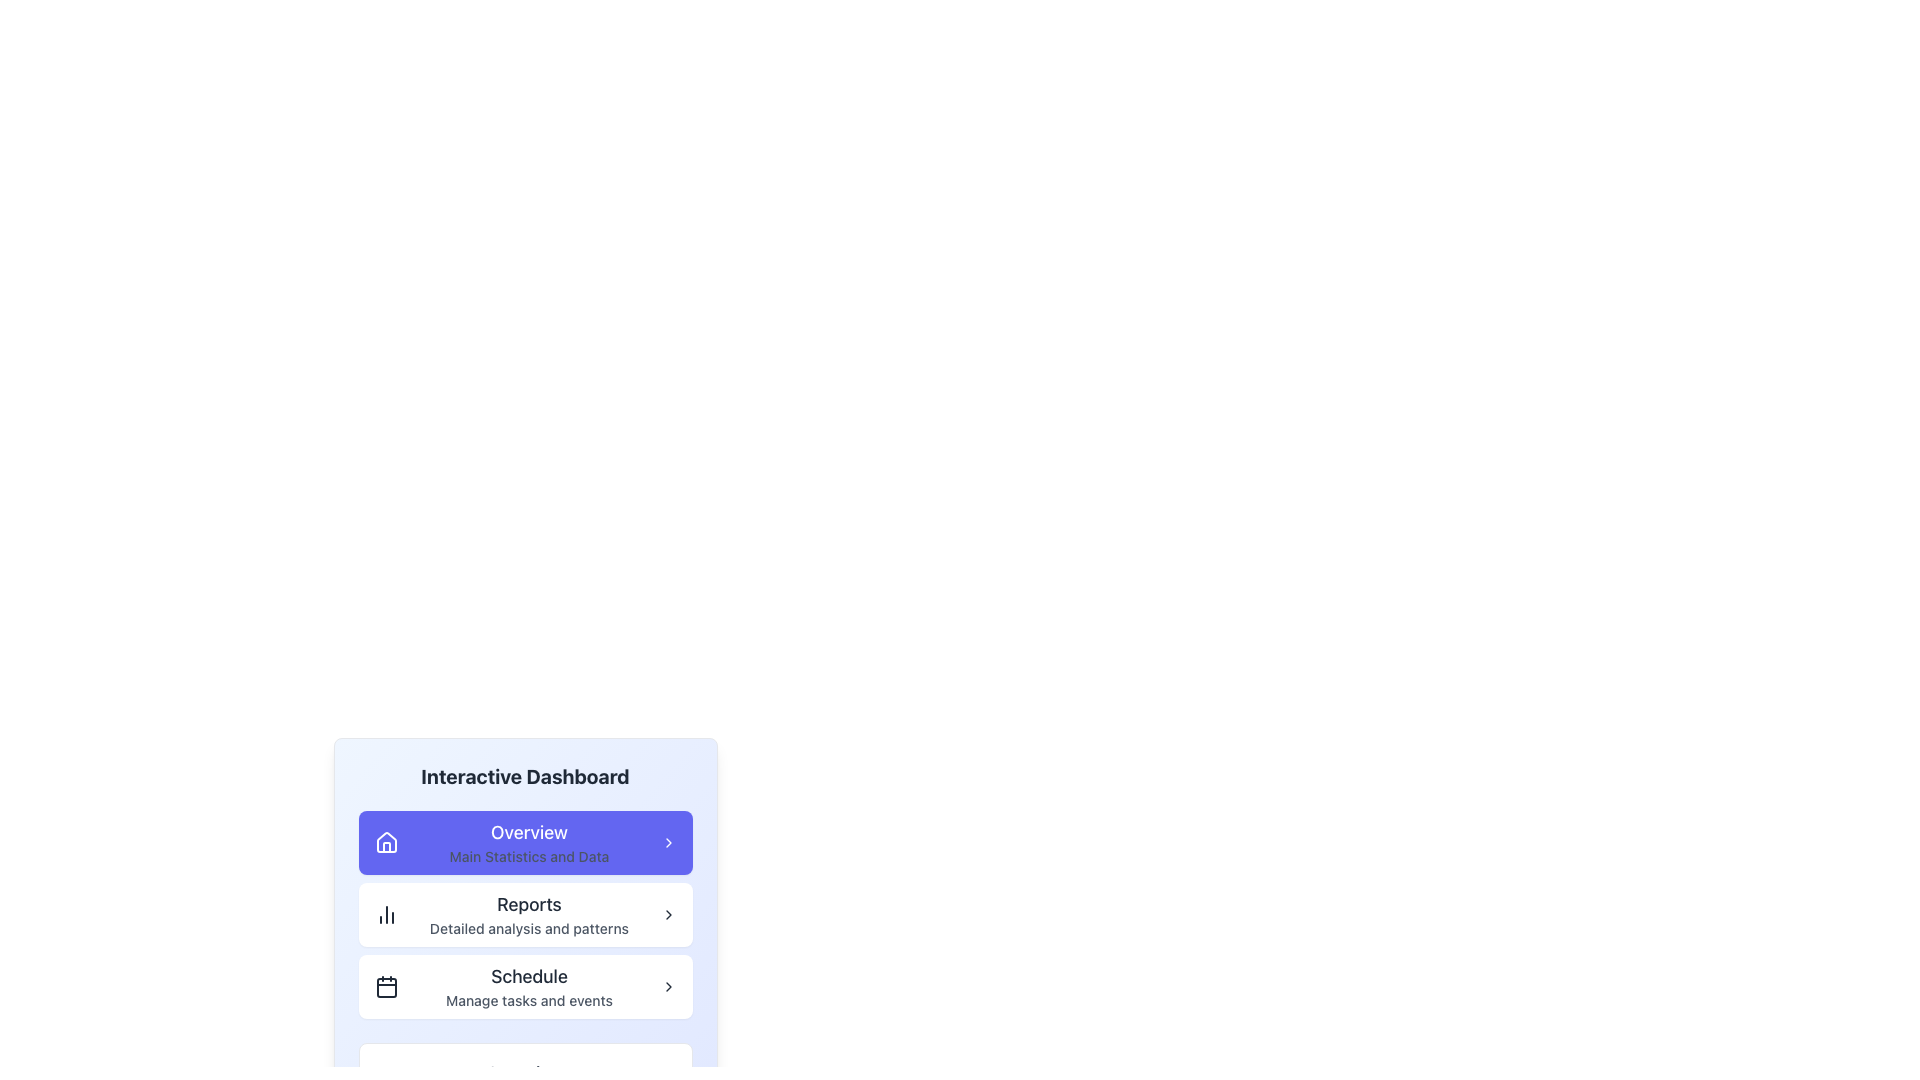 The image size is (1920, 1080). Describe the element at coordinates (668, 914) in the screenshot. I see `the navigational icon located at the far right of the 'Reports' button, which suggests interaction with the 'Reports' section` at that location.